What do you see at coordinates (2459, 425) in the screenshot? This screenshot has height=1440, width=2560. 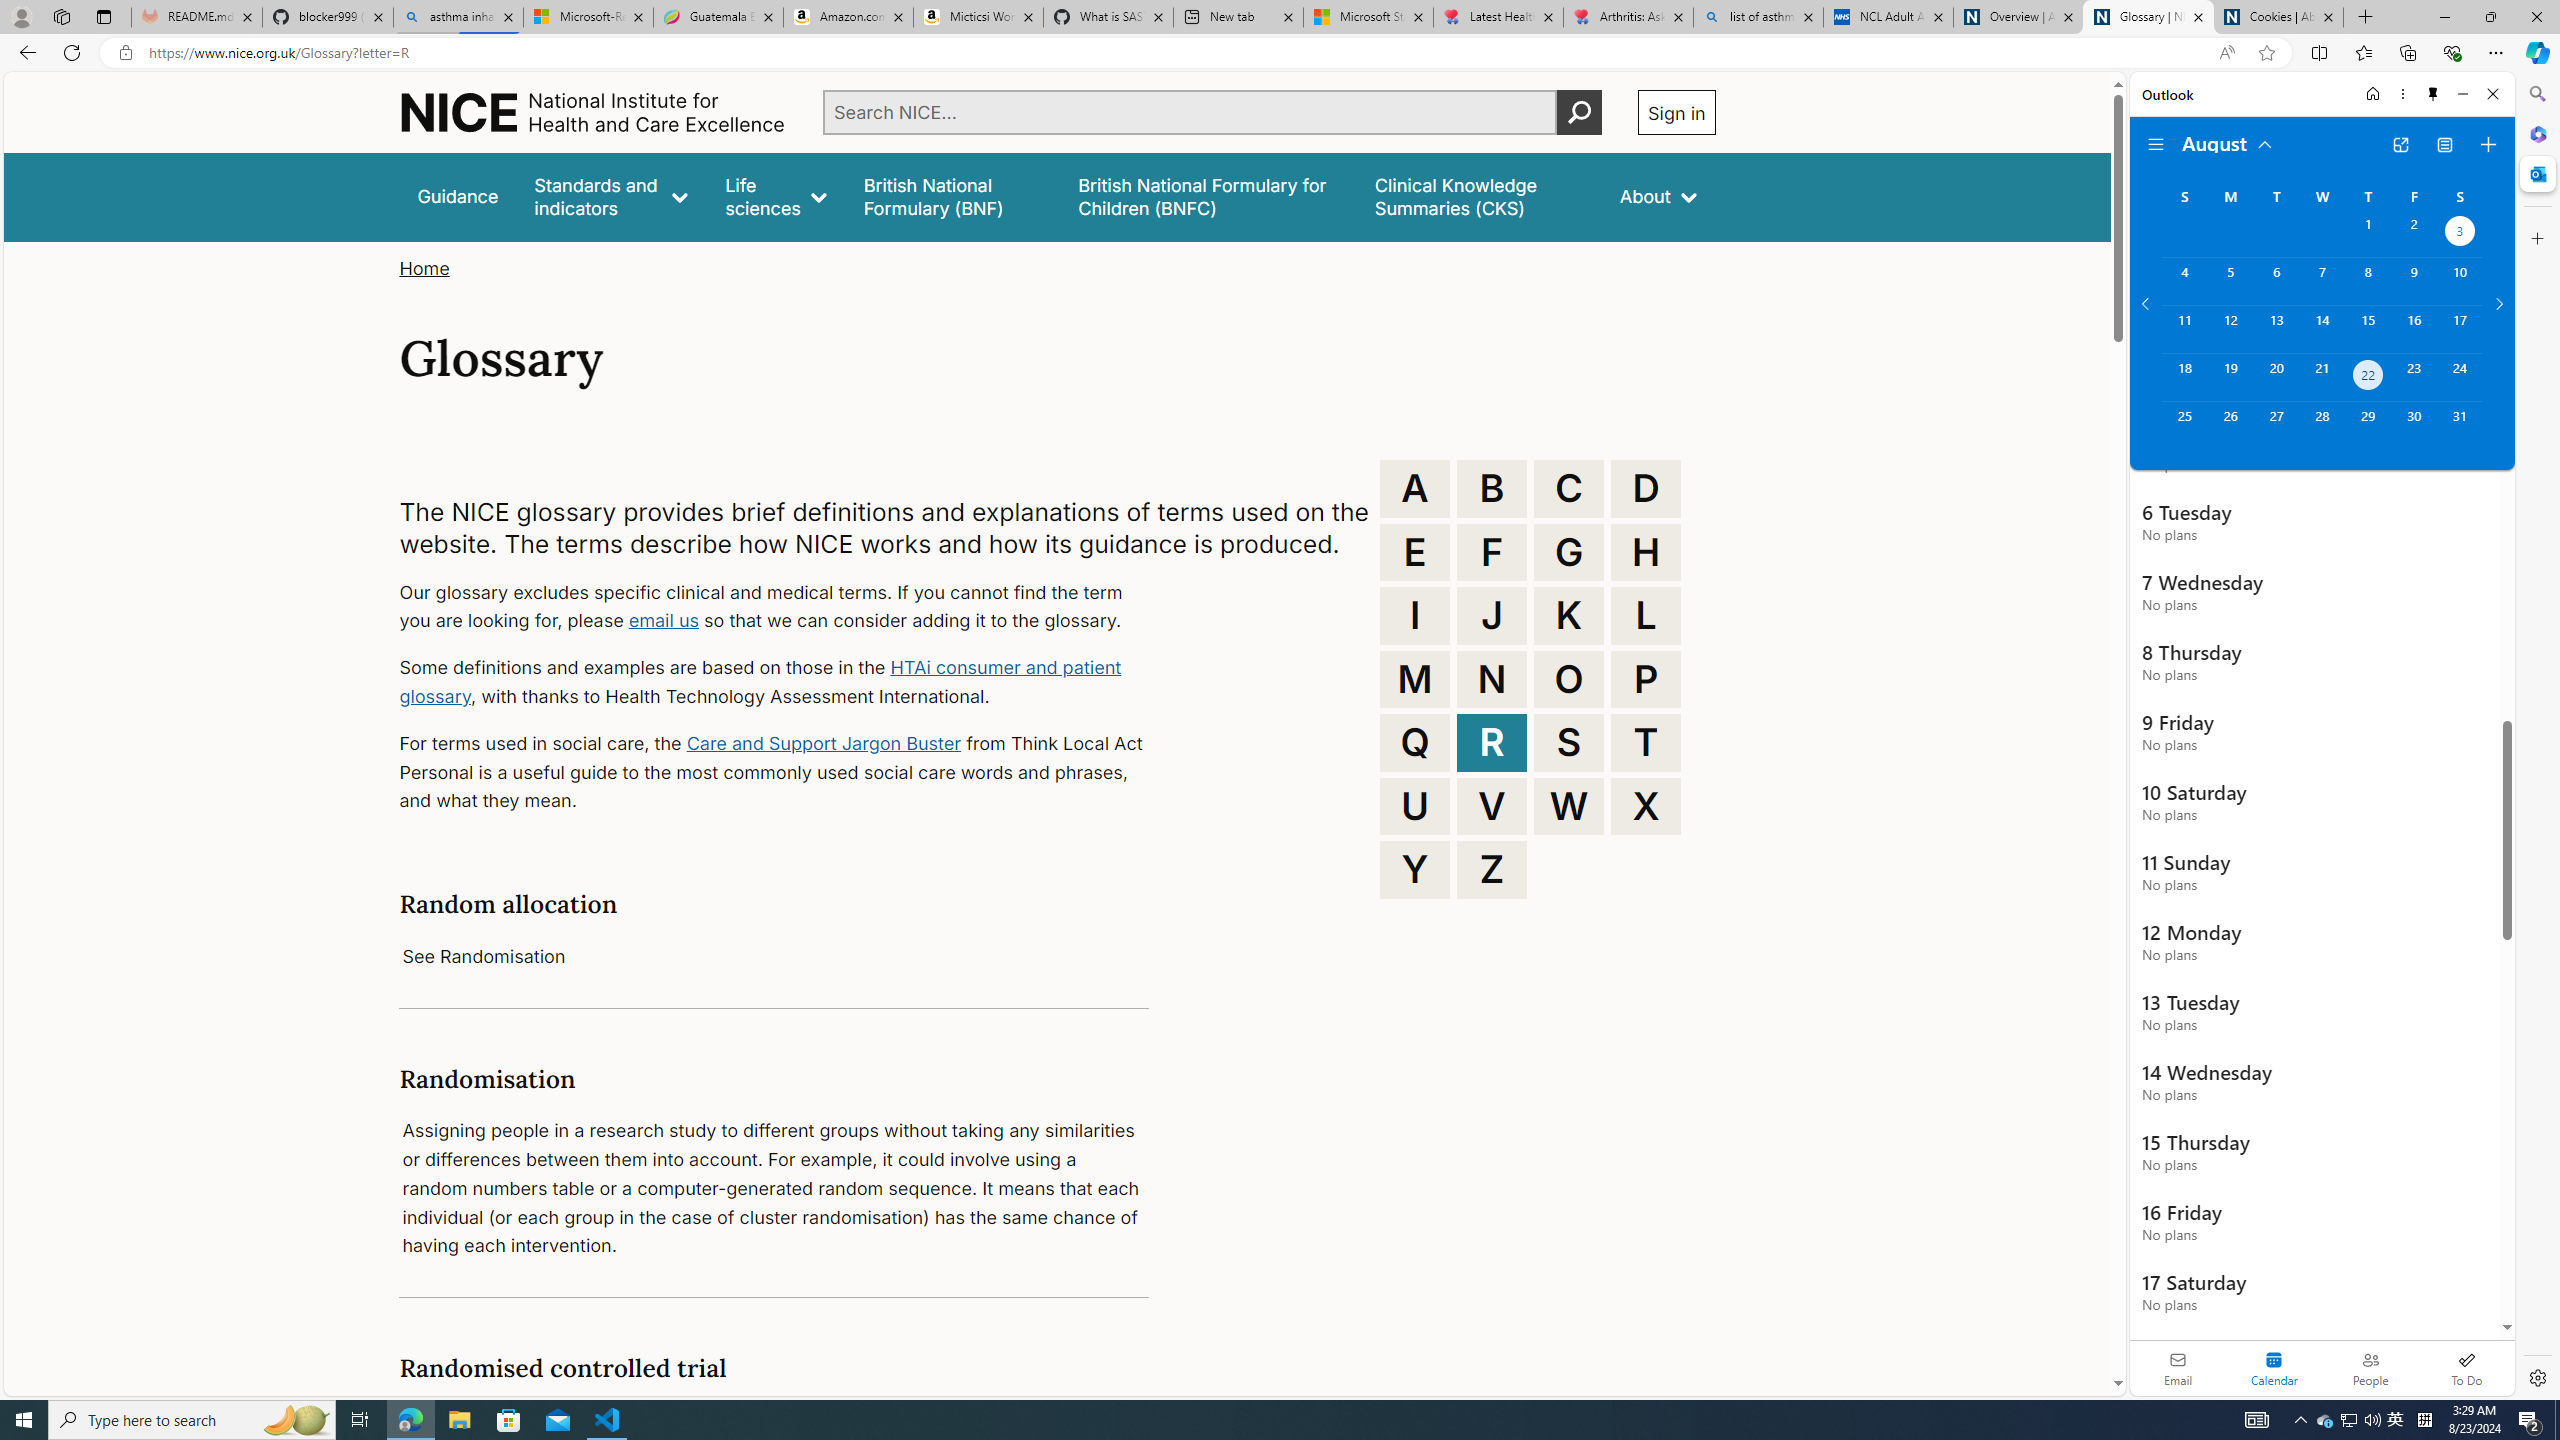 I see `'Saturday, August 31, 2024. '` at bounding box center [2459, 425].